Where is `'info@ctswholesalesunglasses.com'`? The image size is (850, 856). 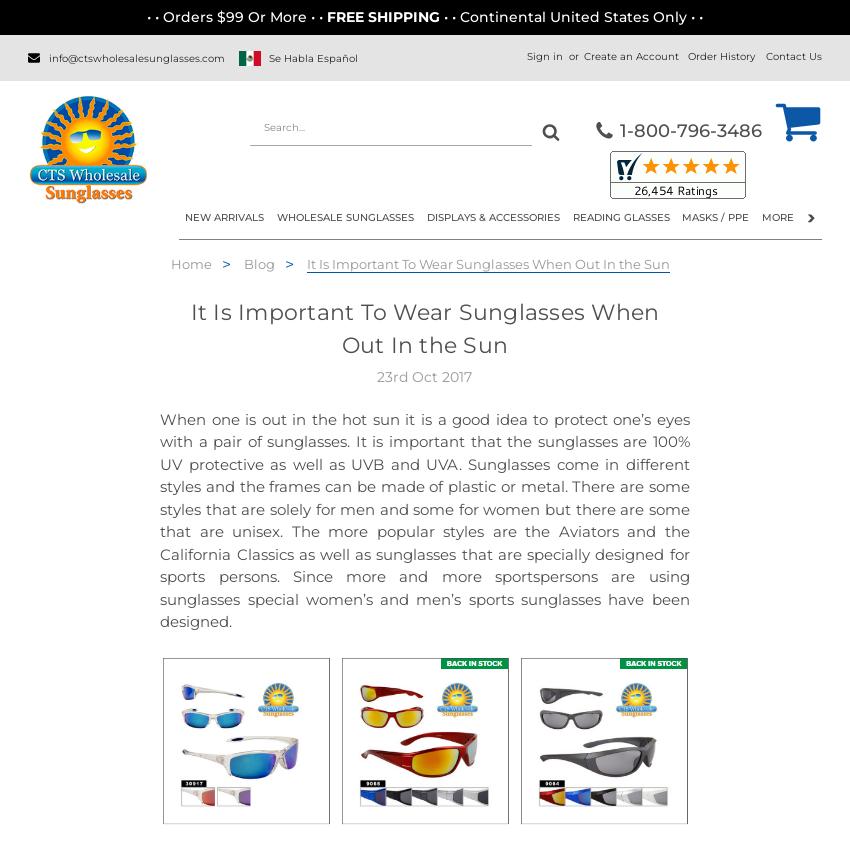 'info@ctswholesalesunglasses.com' is located at coordinates (137, 56).